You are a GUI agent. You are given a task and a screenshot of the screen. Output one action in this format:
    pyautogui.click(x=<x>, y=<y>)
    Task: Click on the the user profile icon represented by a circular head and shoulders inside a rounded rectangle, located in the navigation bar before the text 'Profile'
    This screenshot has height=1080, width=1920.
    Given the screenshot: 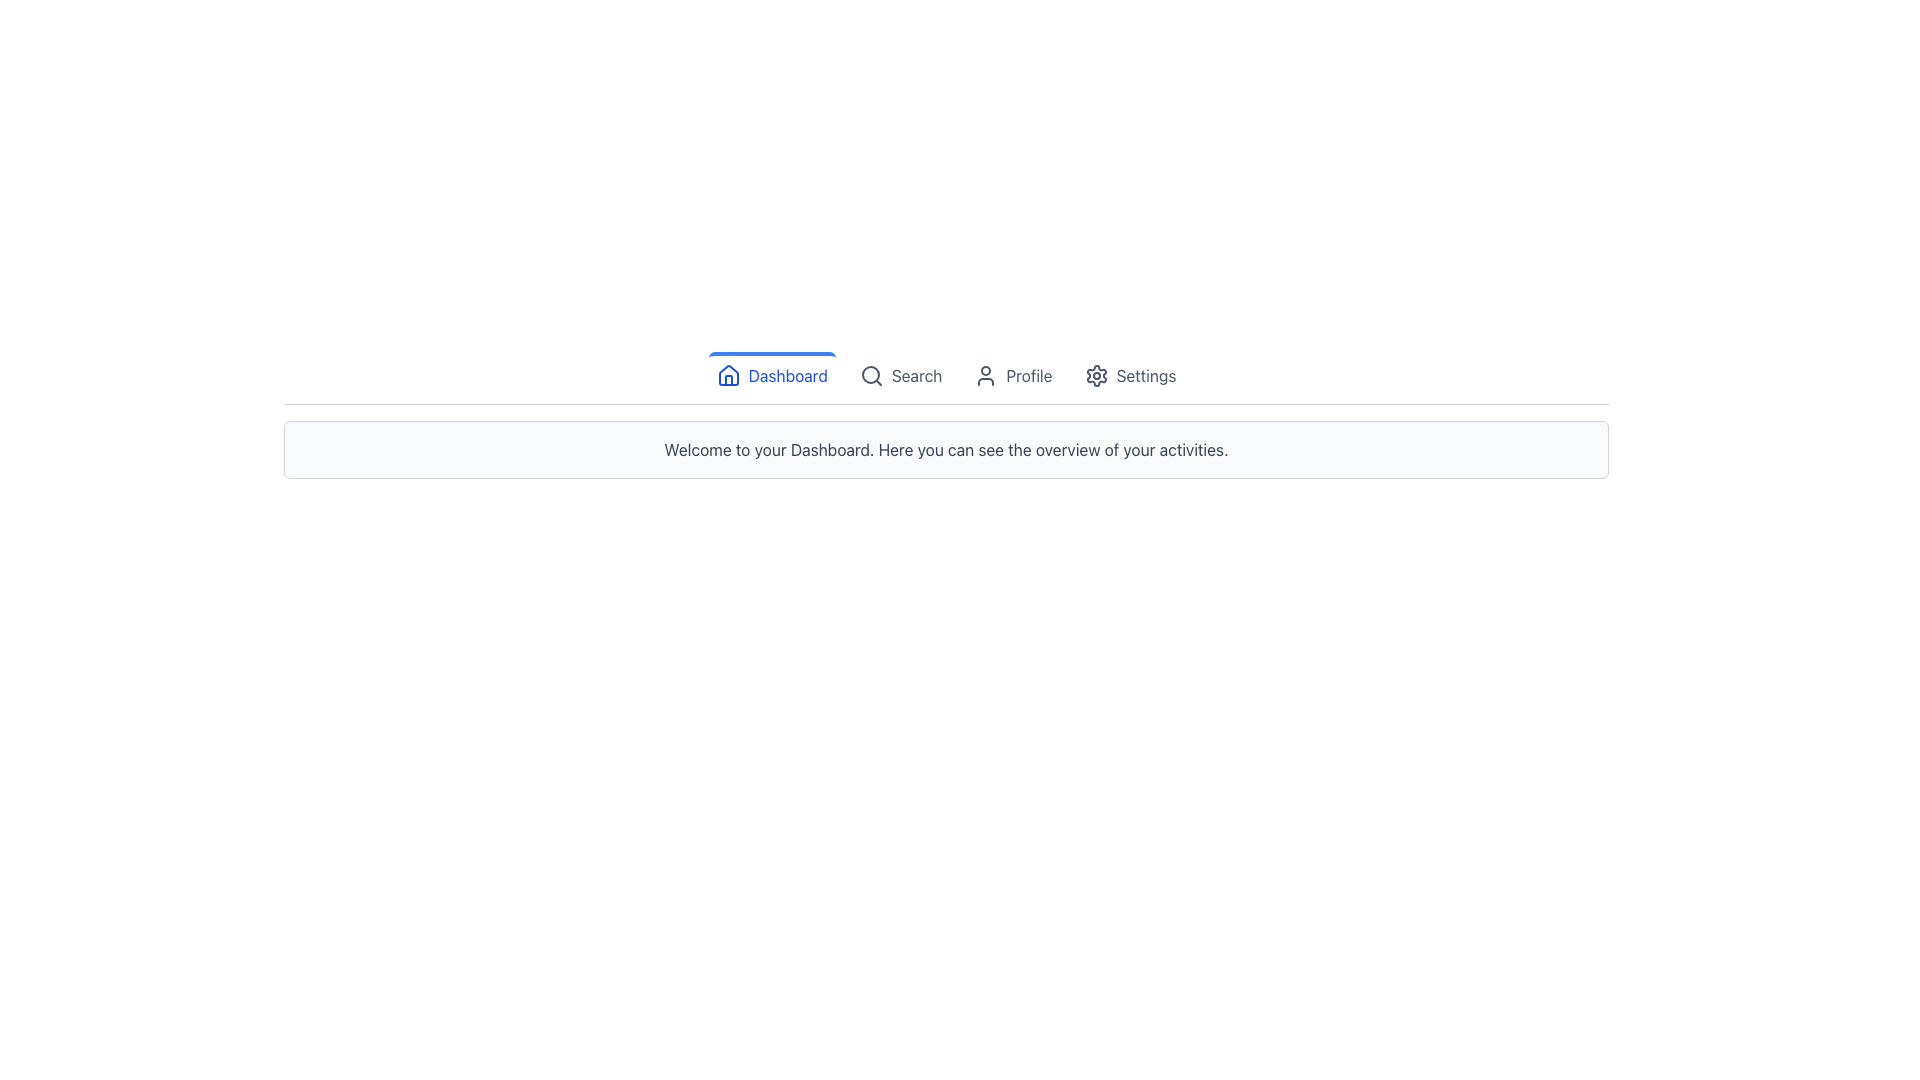 What is the action you would take?
    pyautogui.click(x=986, y=375)
    